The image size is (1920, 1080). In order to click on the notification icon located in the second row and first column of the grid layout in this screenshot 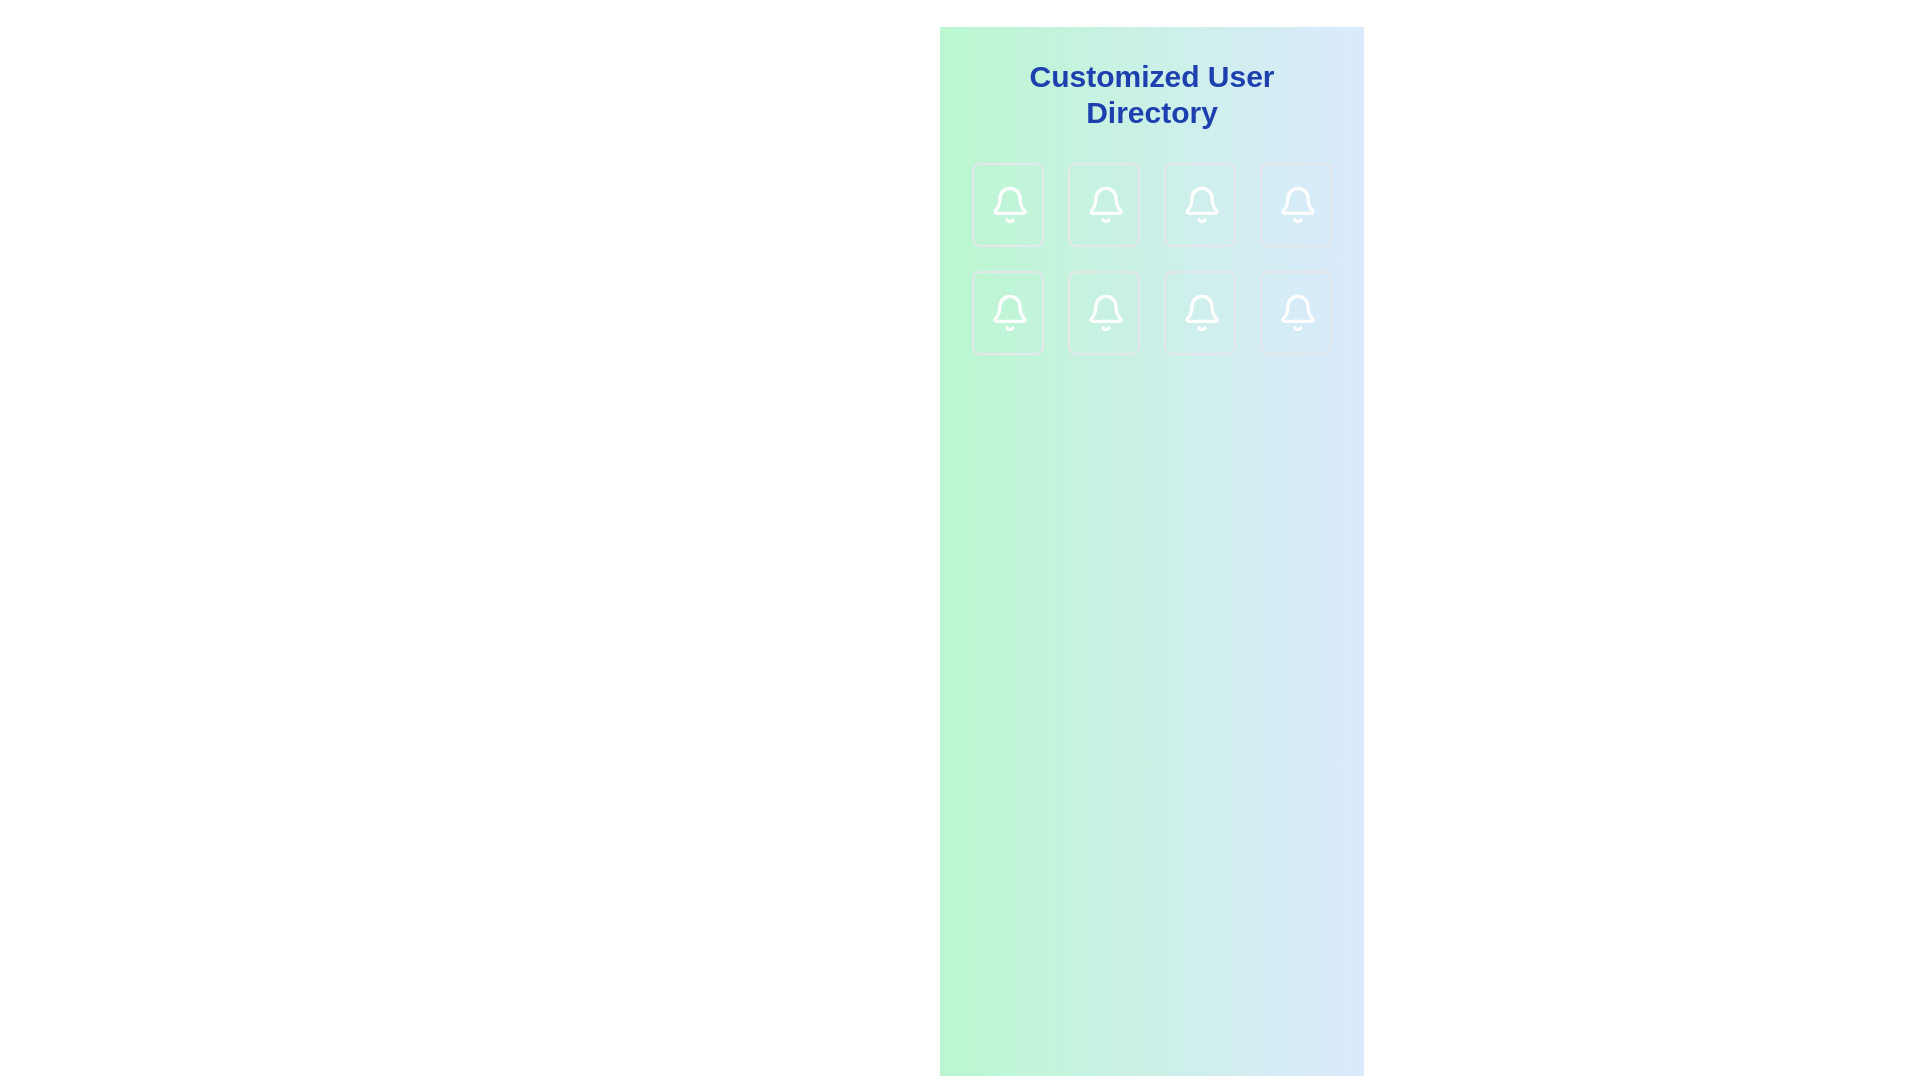, I will do `click(1009, 308)`.